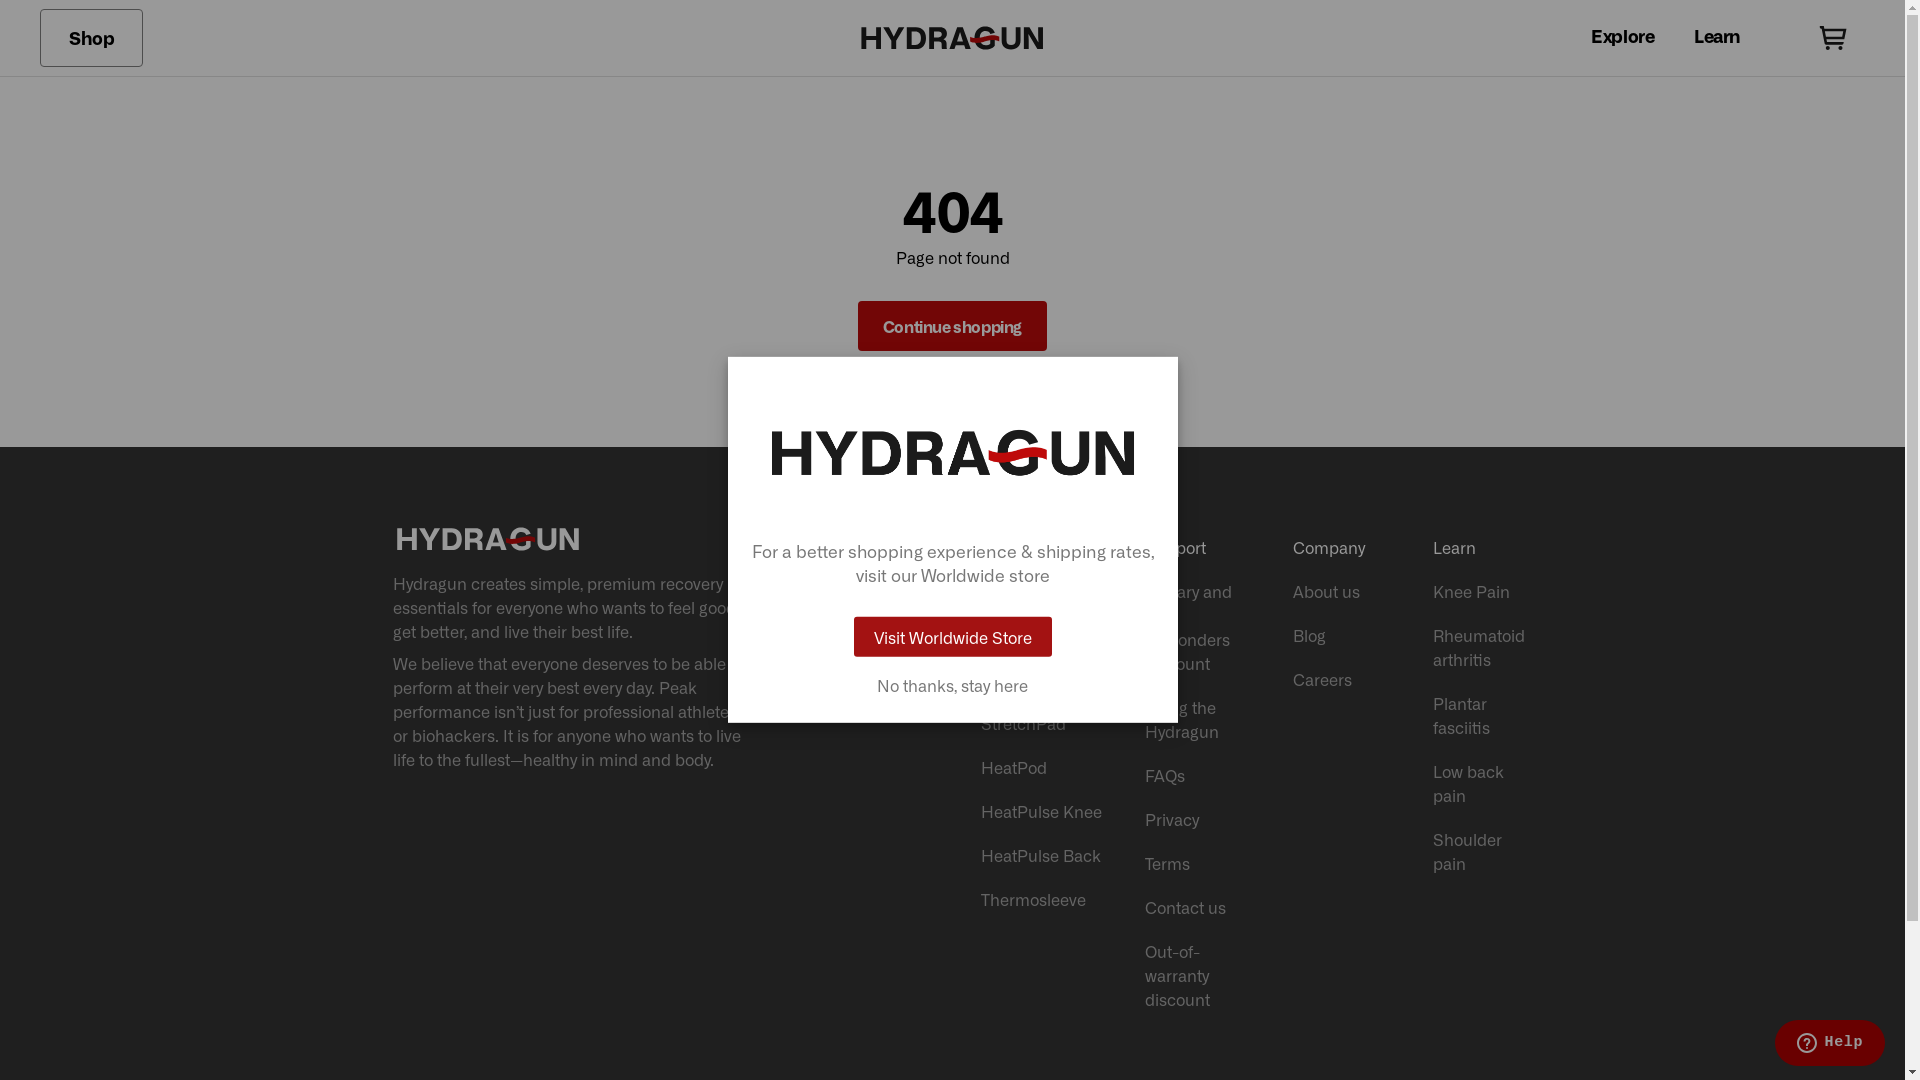  Describe the element at coordinates (1198, 818) in the screenshot. I see `'Privacy'` at that location.